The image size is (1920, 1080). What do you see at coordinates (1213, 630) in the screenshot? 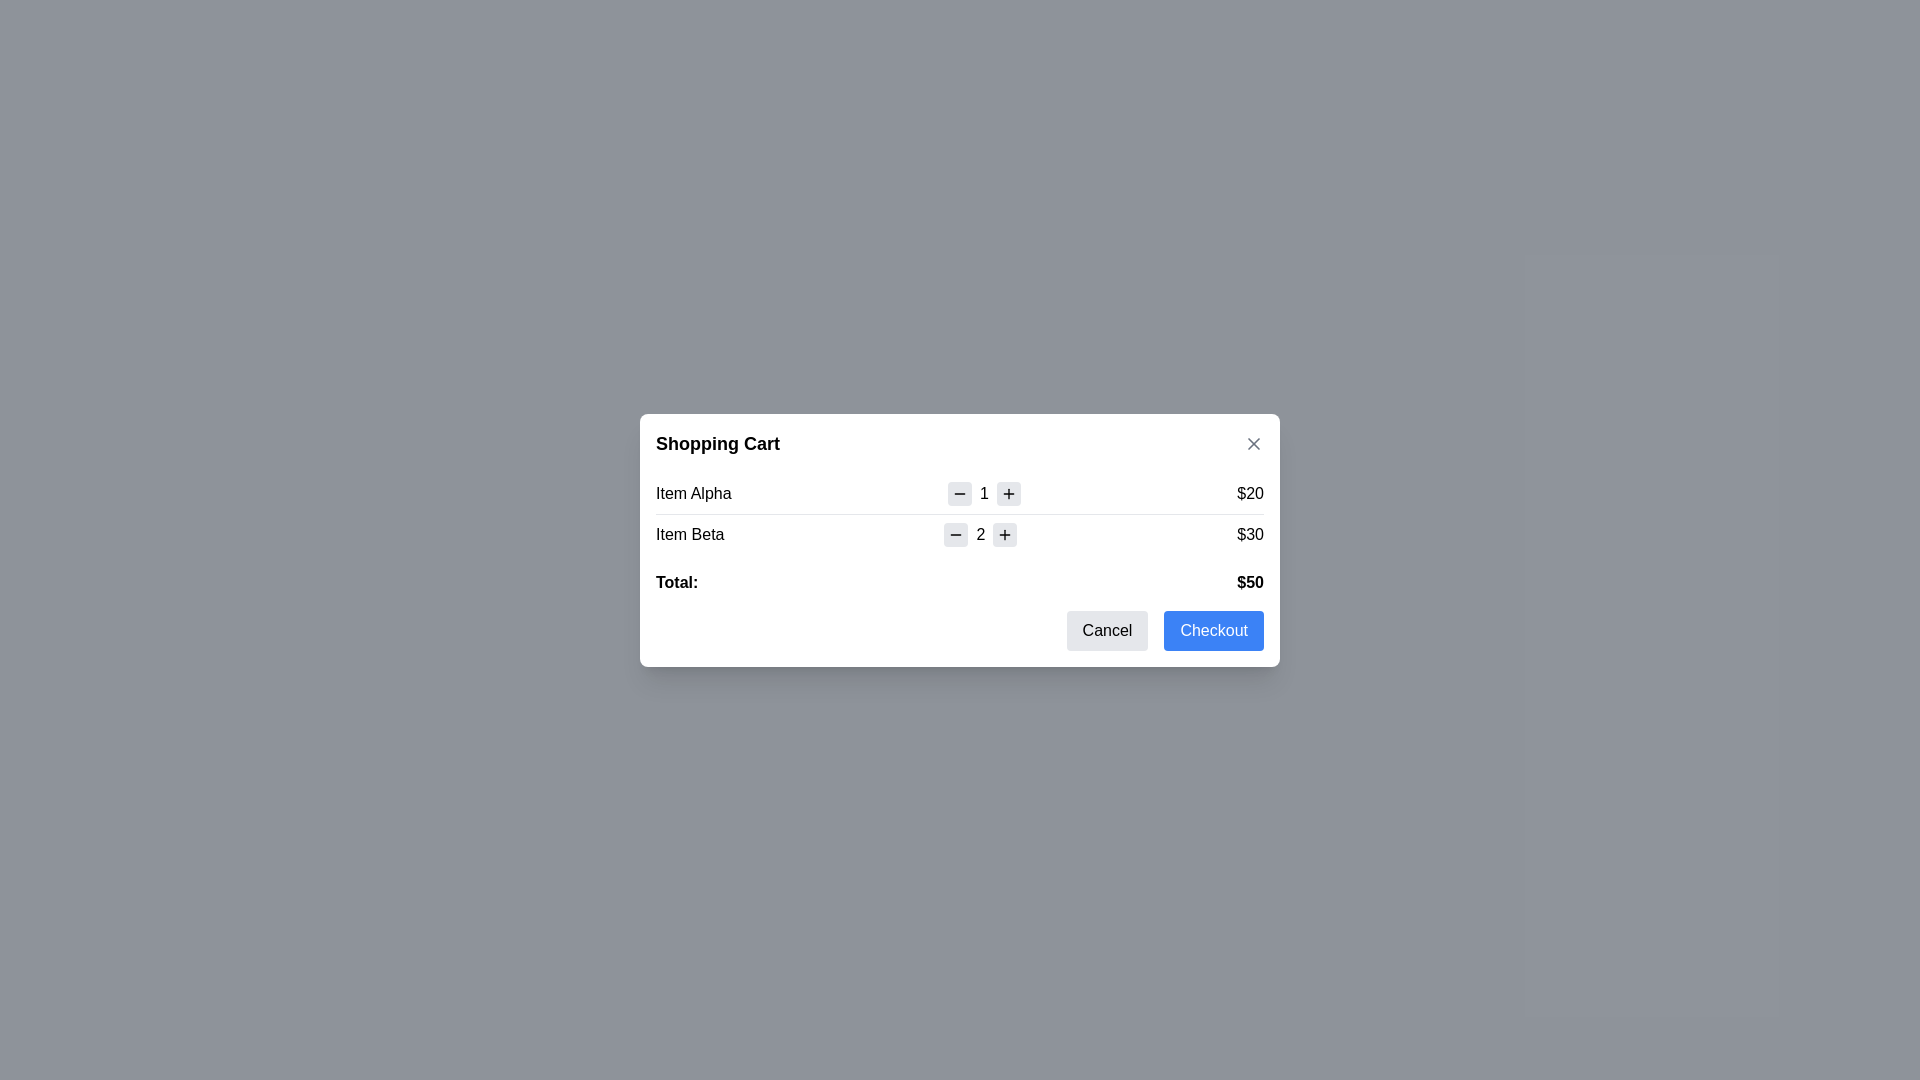
I see `the 'Checkout' button, which is a rectangular button with a blue background and white text, located in the bottom-right portion of the modal dialog next to the 'Cancel' button` at bounding box center [1213, 630].